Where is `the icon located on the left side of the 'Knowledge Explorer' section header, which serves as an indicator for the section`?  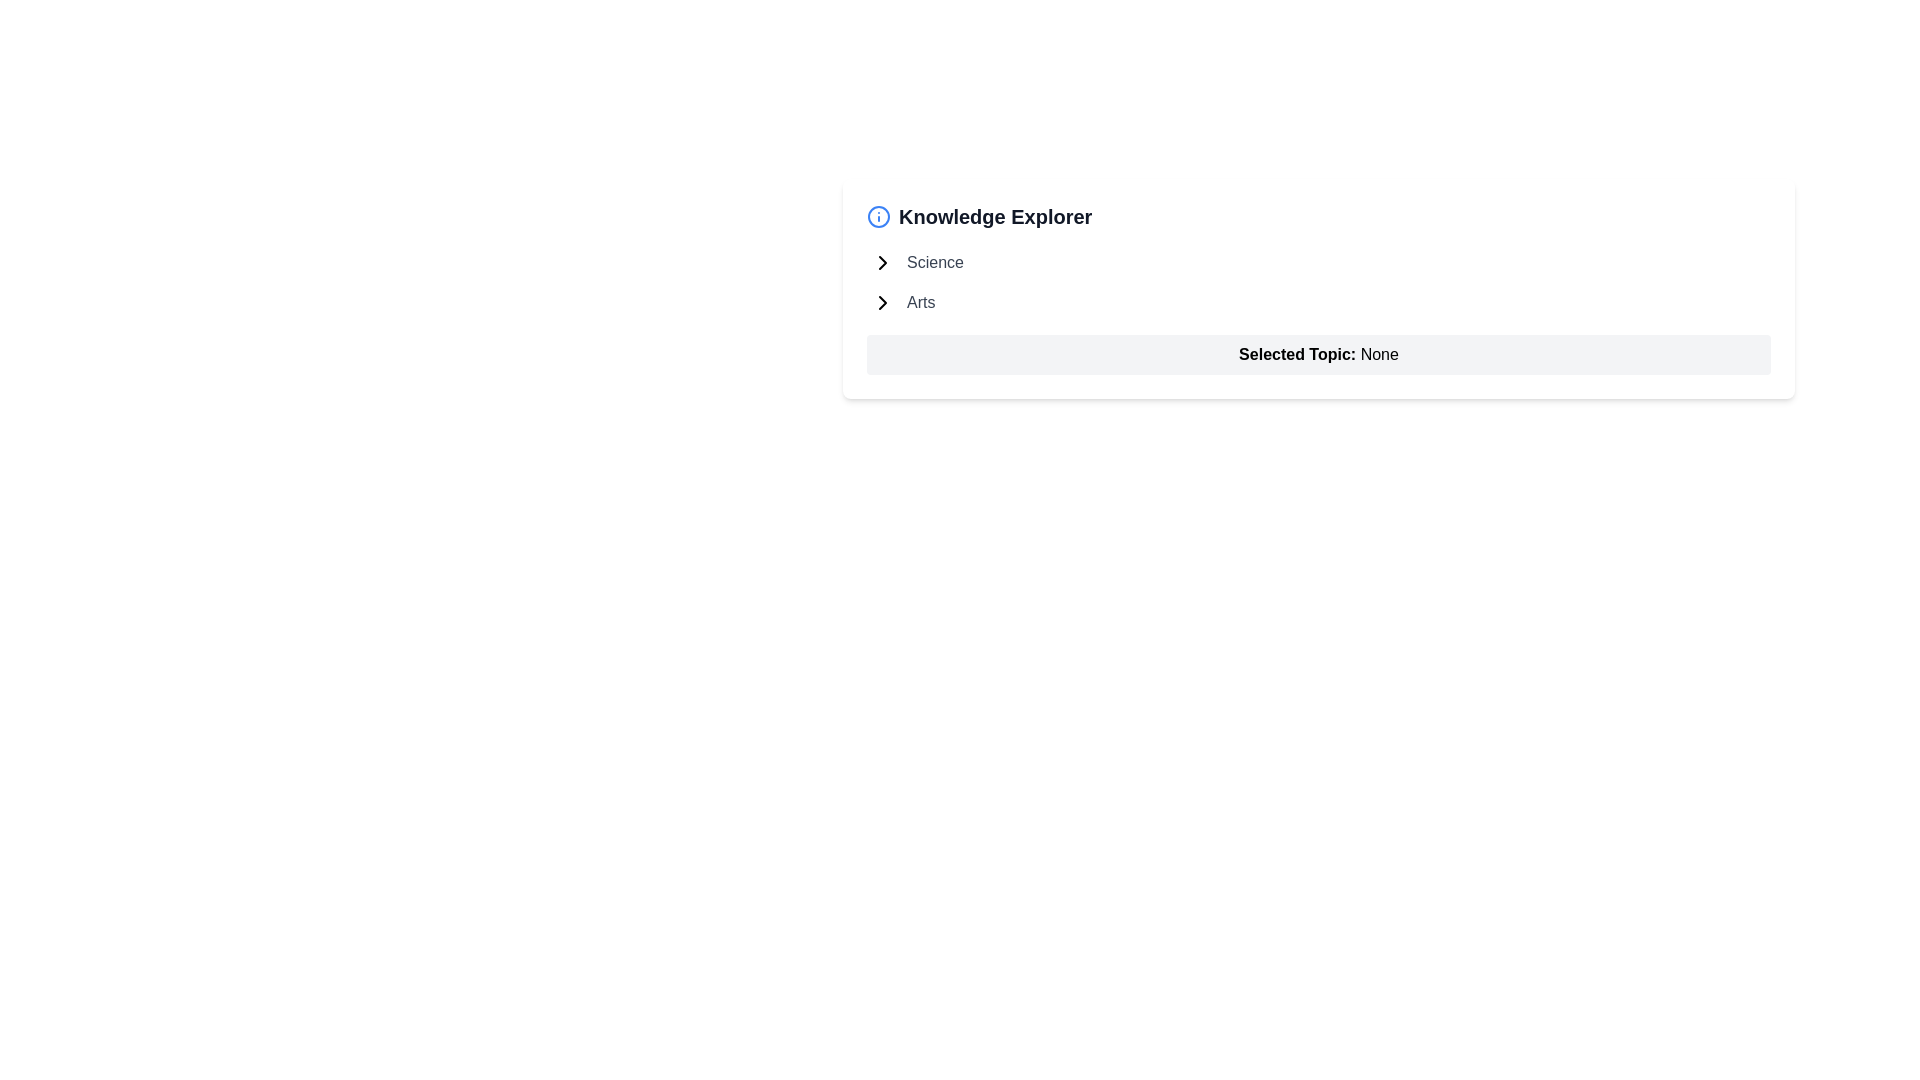 the icon located on the left side of the 'Knowledge Explorer' section header, which serves as an indicator for the section is located at coordinates (878, 216).